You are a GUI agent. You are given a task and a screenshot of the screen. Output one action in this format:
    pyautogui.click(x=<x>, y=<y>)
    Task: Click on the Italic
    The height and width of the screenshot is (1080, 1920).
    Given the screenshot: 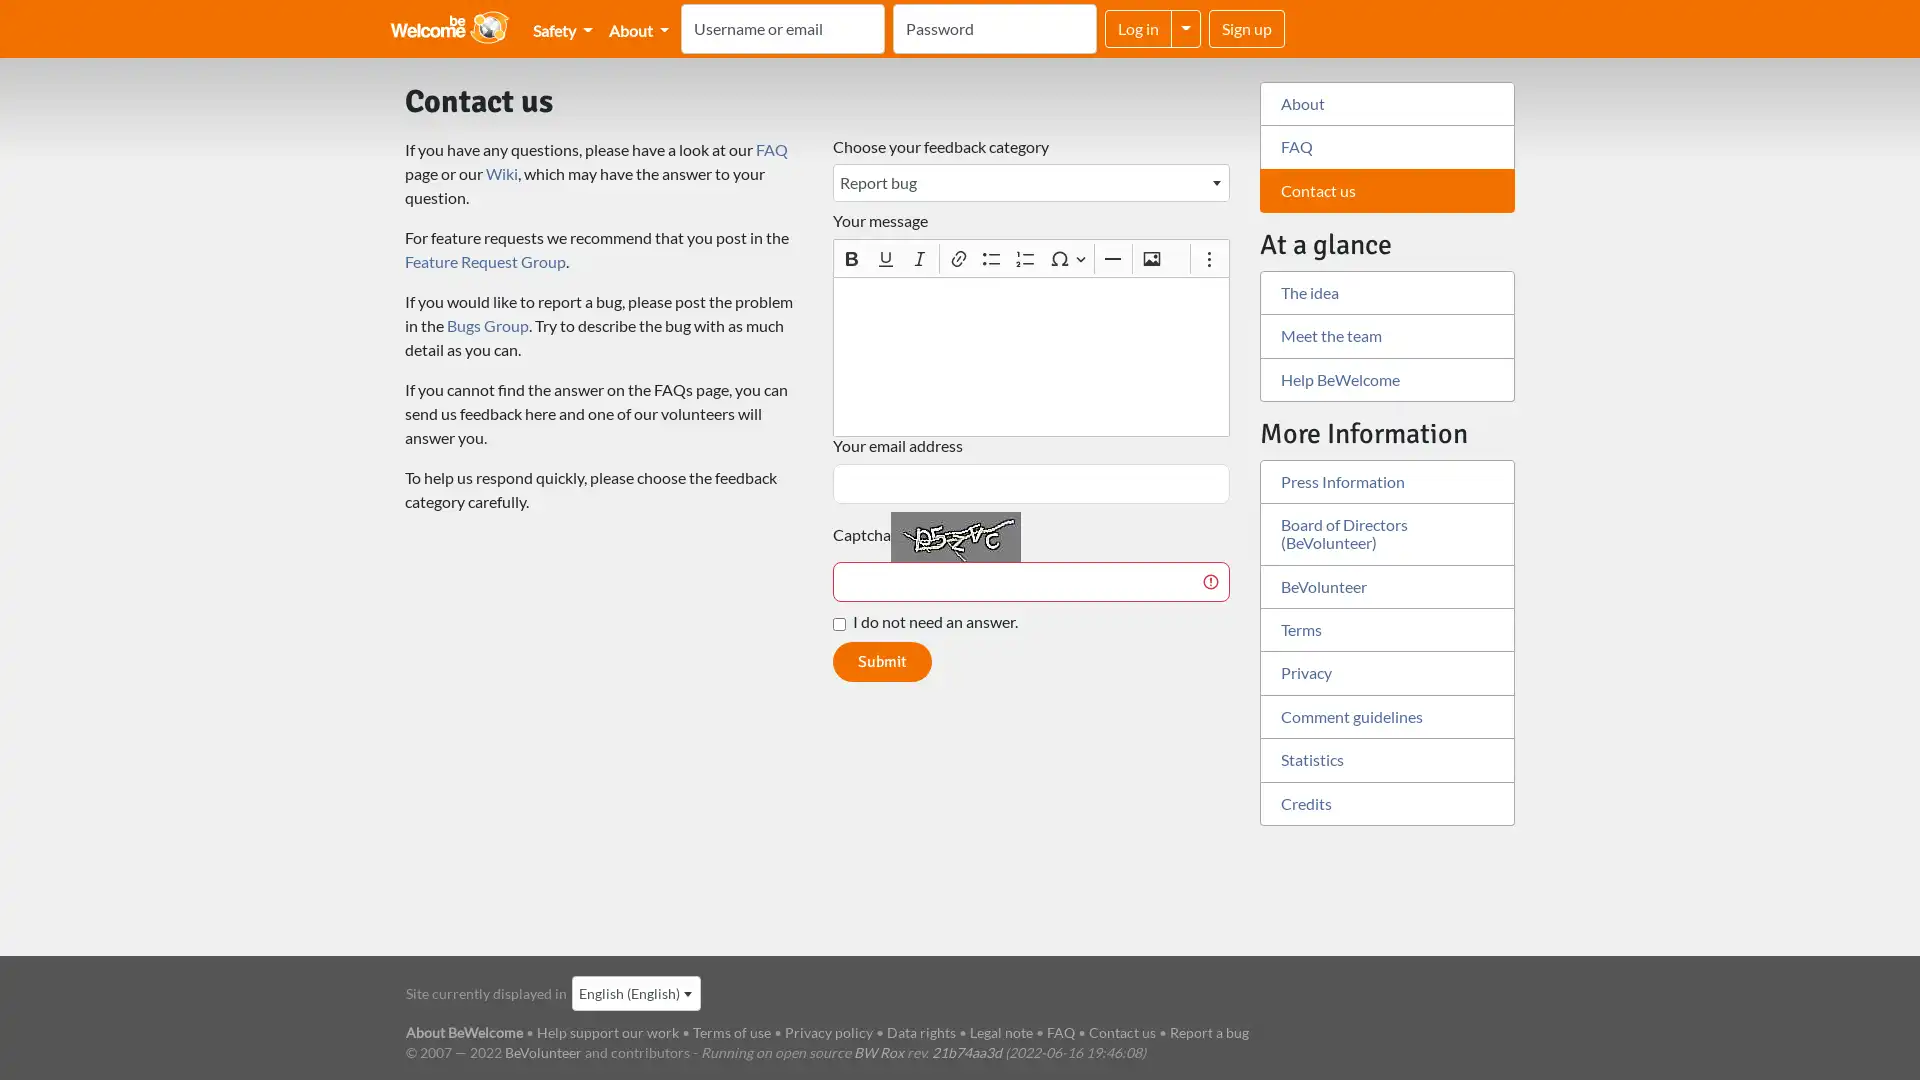 What is the action you would take?
    pyautogui.click(x=917, y=257)
    